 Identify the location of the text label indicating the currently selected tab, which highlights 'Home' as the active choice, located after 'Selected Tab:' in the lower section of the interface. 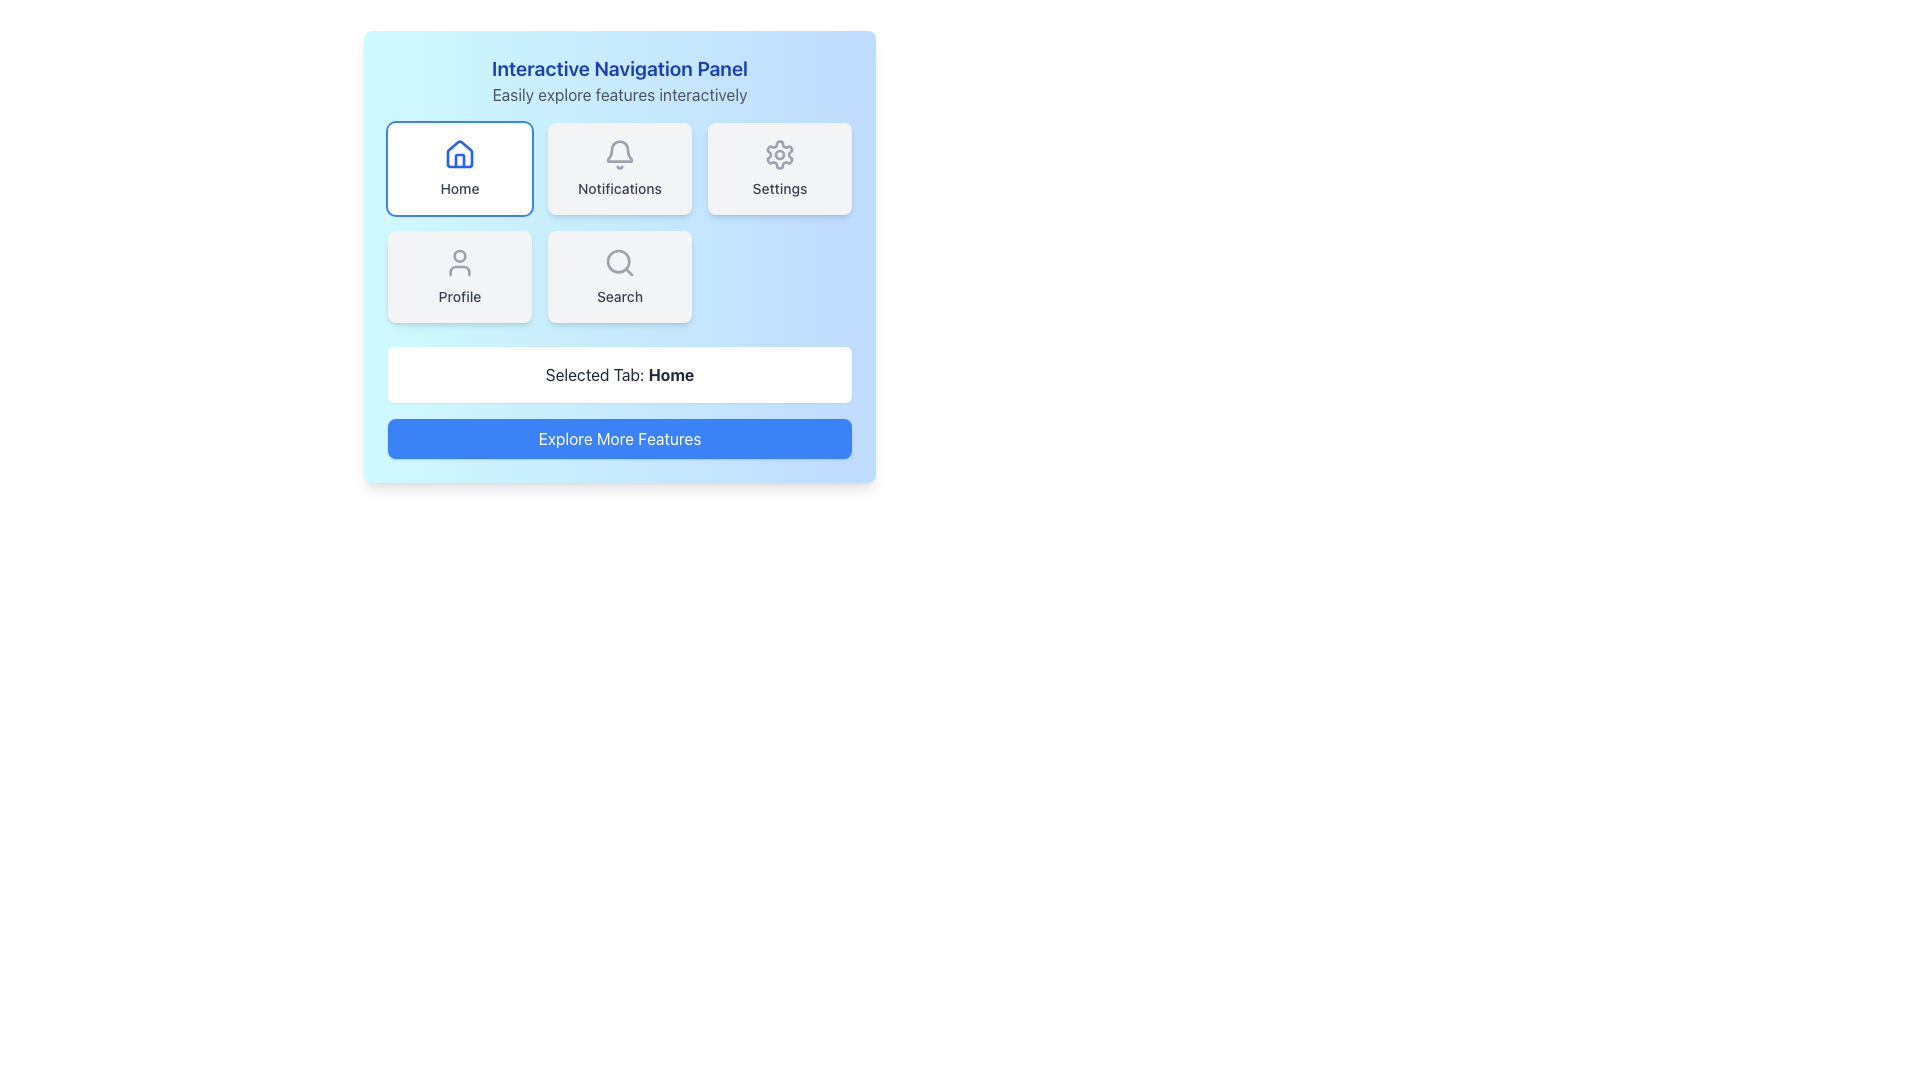
(671, 374).